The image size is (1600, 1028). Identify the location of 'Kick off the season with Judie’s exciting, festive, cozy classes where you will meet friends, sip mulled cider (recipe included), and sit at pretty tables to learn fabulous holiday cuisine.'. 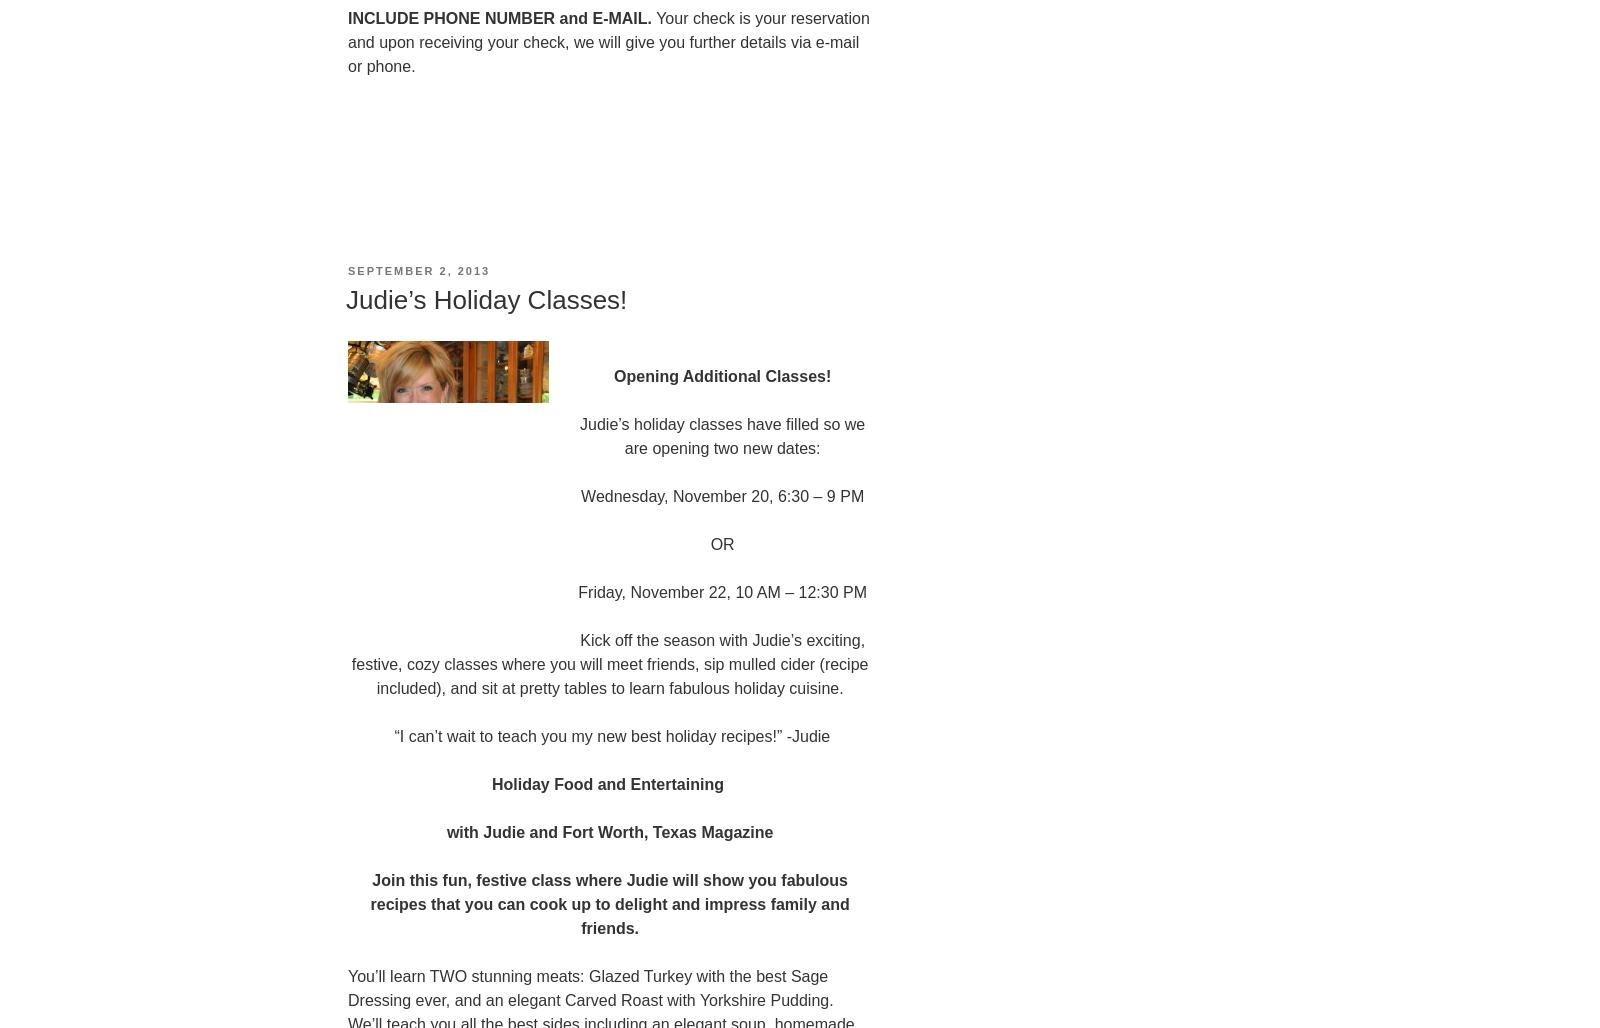
(609, 663).